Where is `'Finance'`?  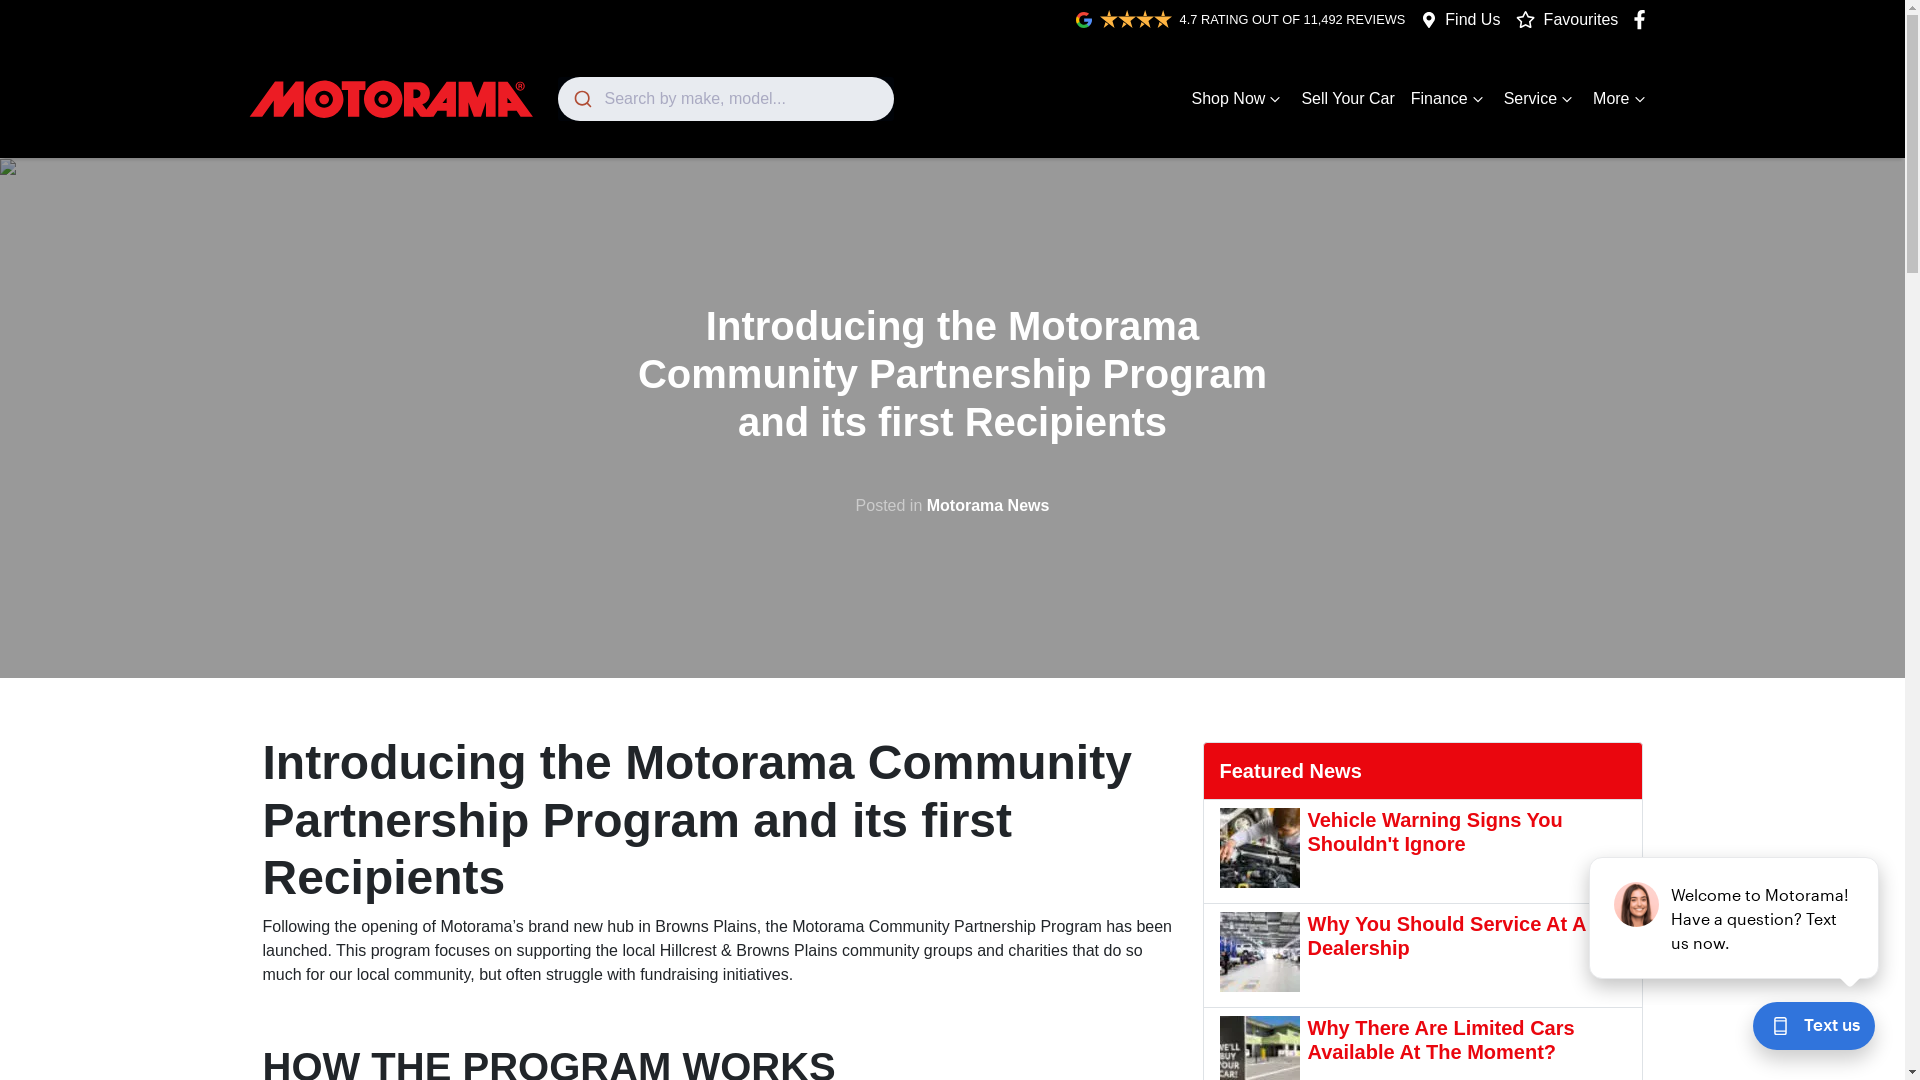 'Finance' is located at coordinates (1449, 99).